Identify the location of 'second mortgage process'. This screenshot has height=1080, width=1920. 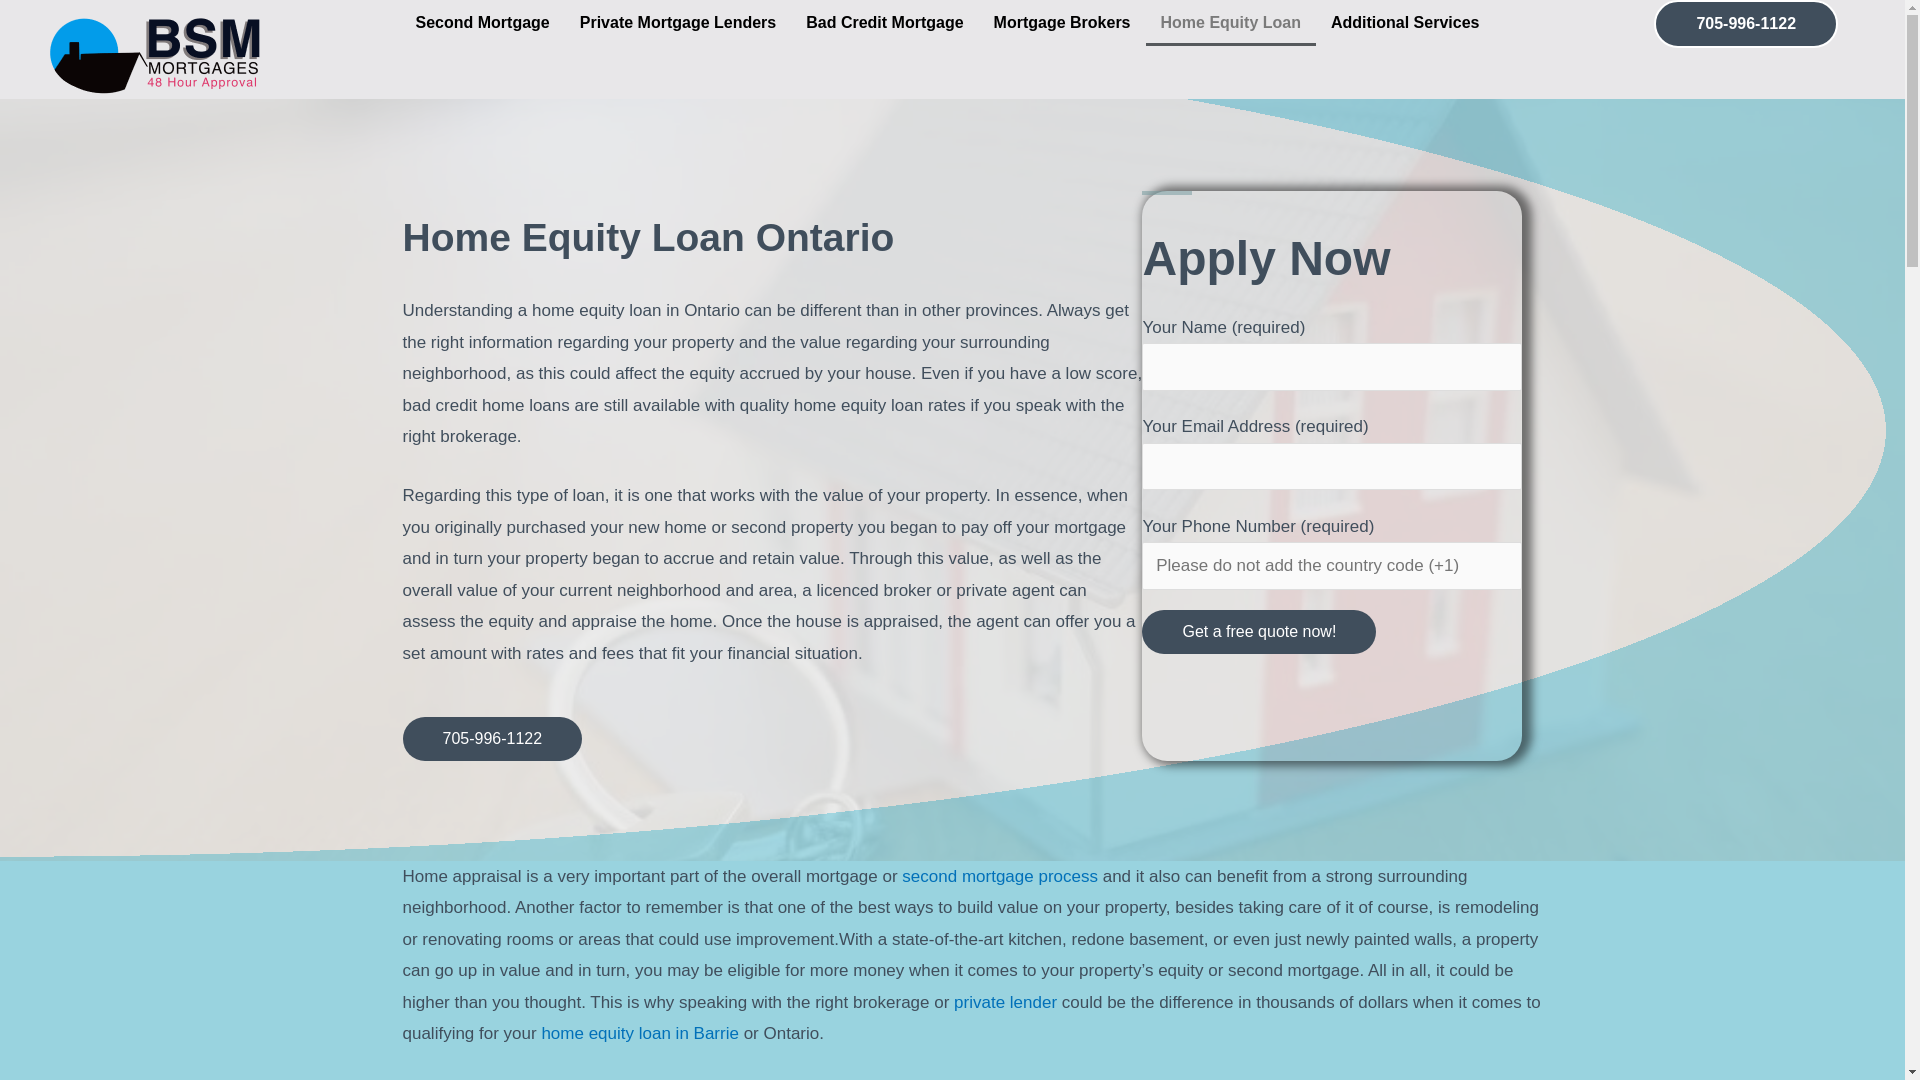
(999, 875).